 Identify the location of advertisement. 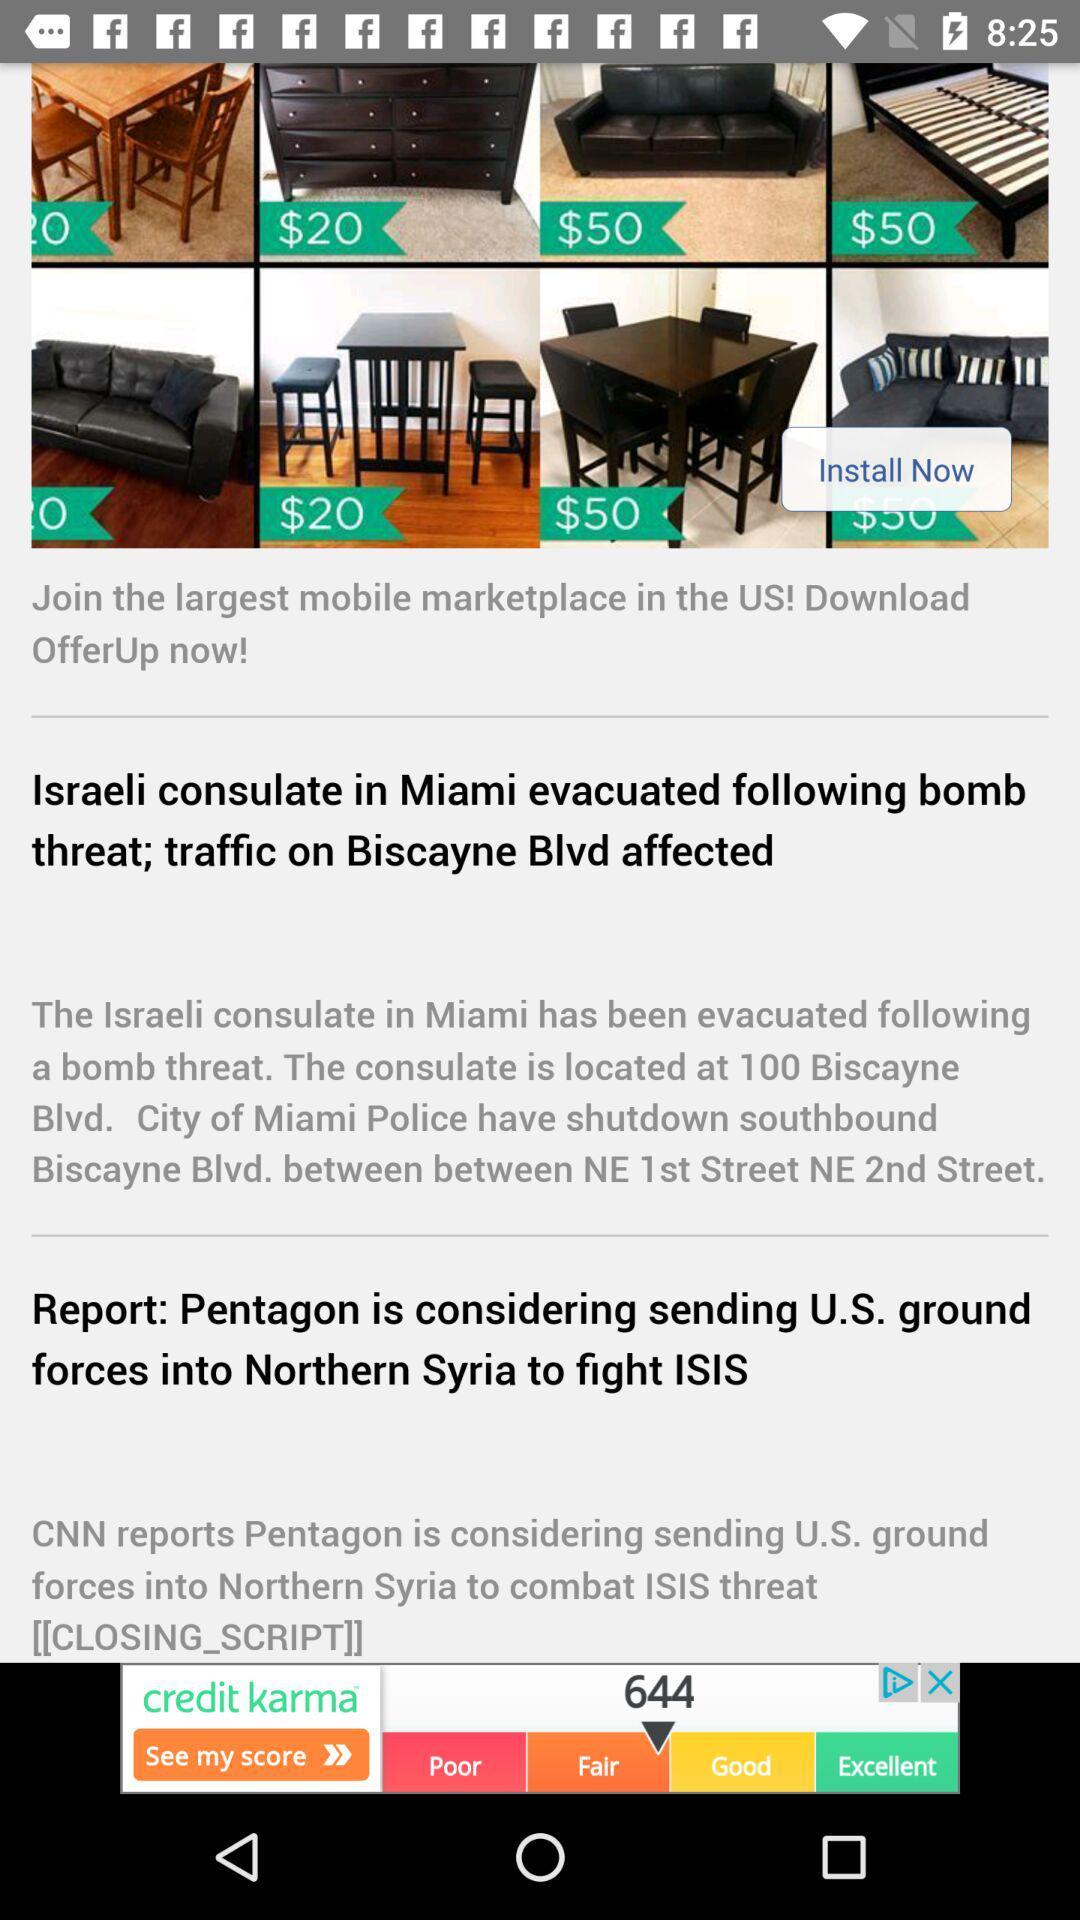
(540, 304).